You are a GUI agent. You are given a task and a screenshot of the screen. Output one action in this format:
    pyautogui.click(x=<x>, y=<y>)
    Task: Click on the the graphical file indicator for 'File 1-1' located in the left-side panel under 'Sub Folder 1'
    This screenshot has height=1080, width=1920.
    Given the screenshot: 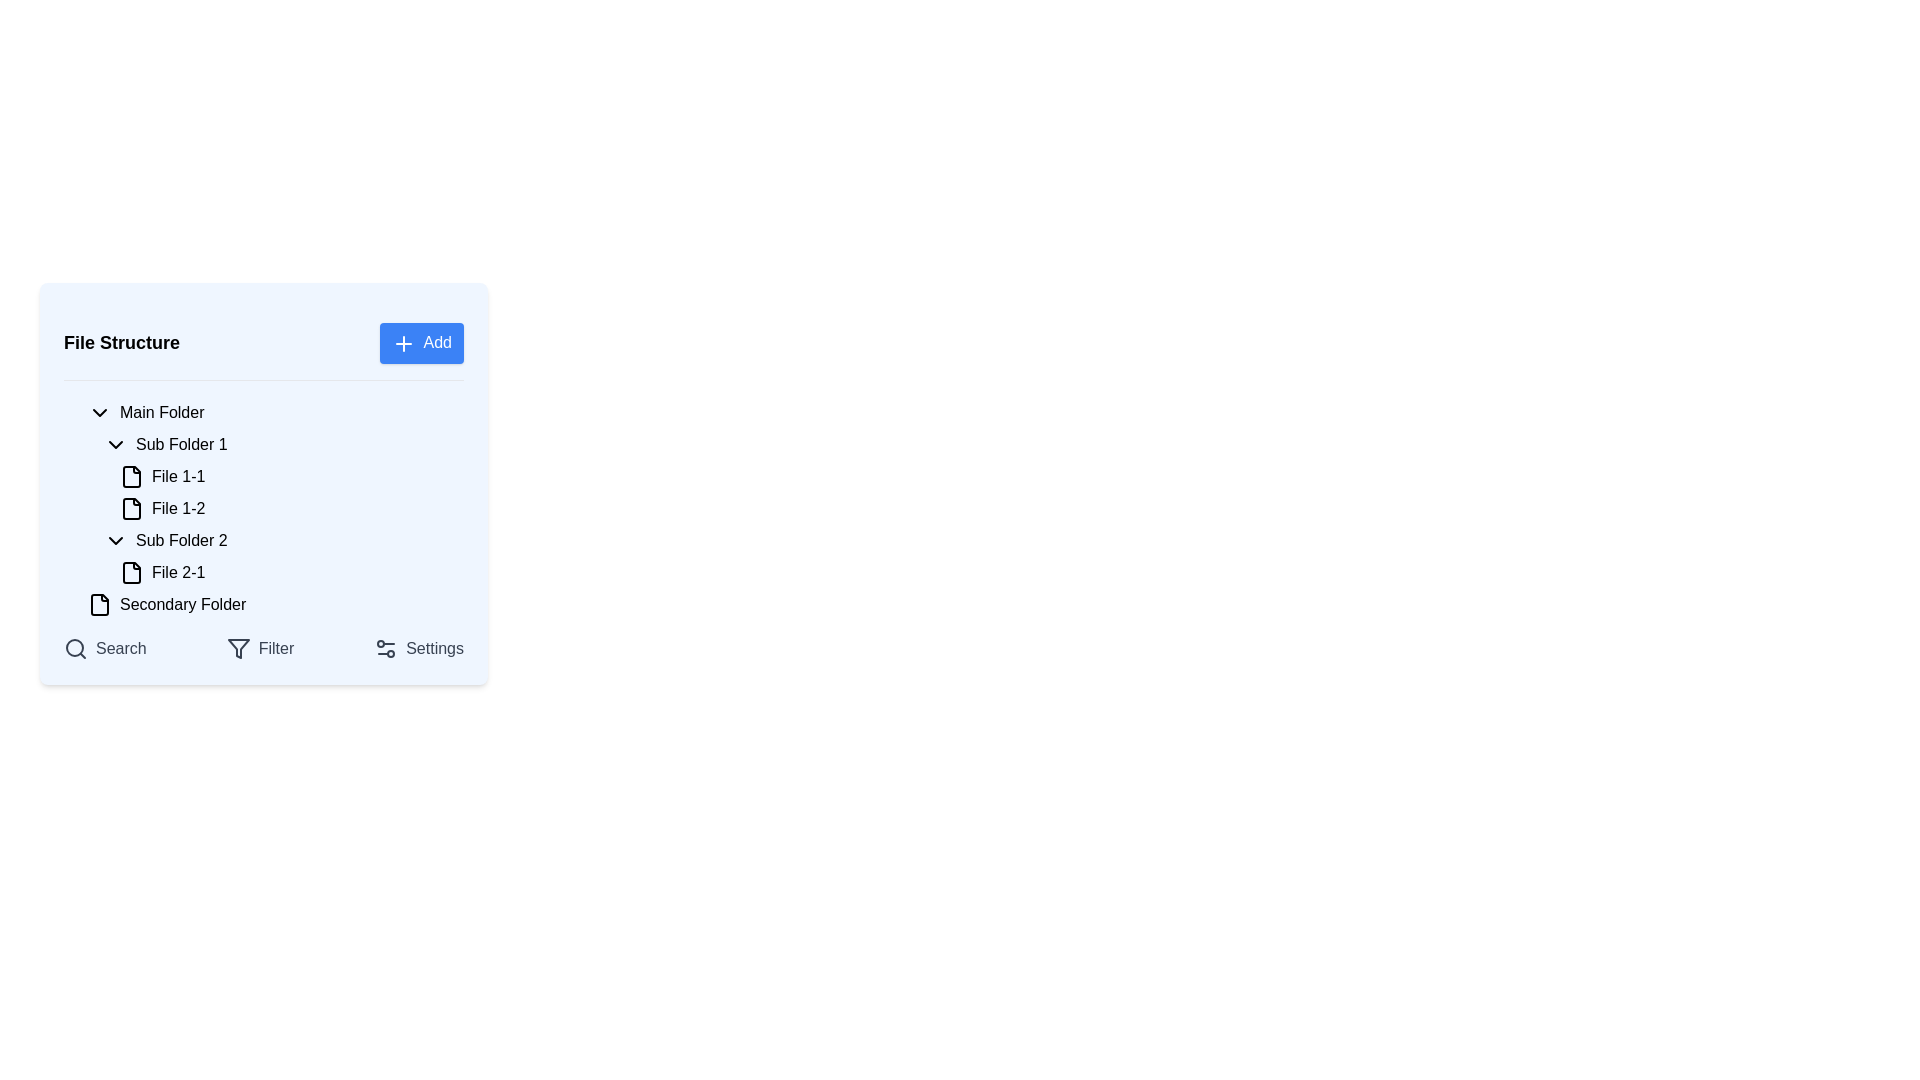 What is the action you would take?
    pyautogui.click(x=131, y=475)
    